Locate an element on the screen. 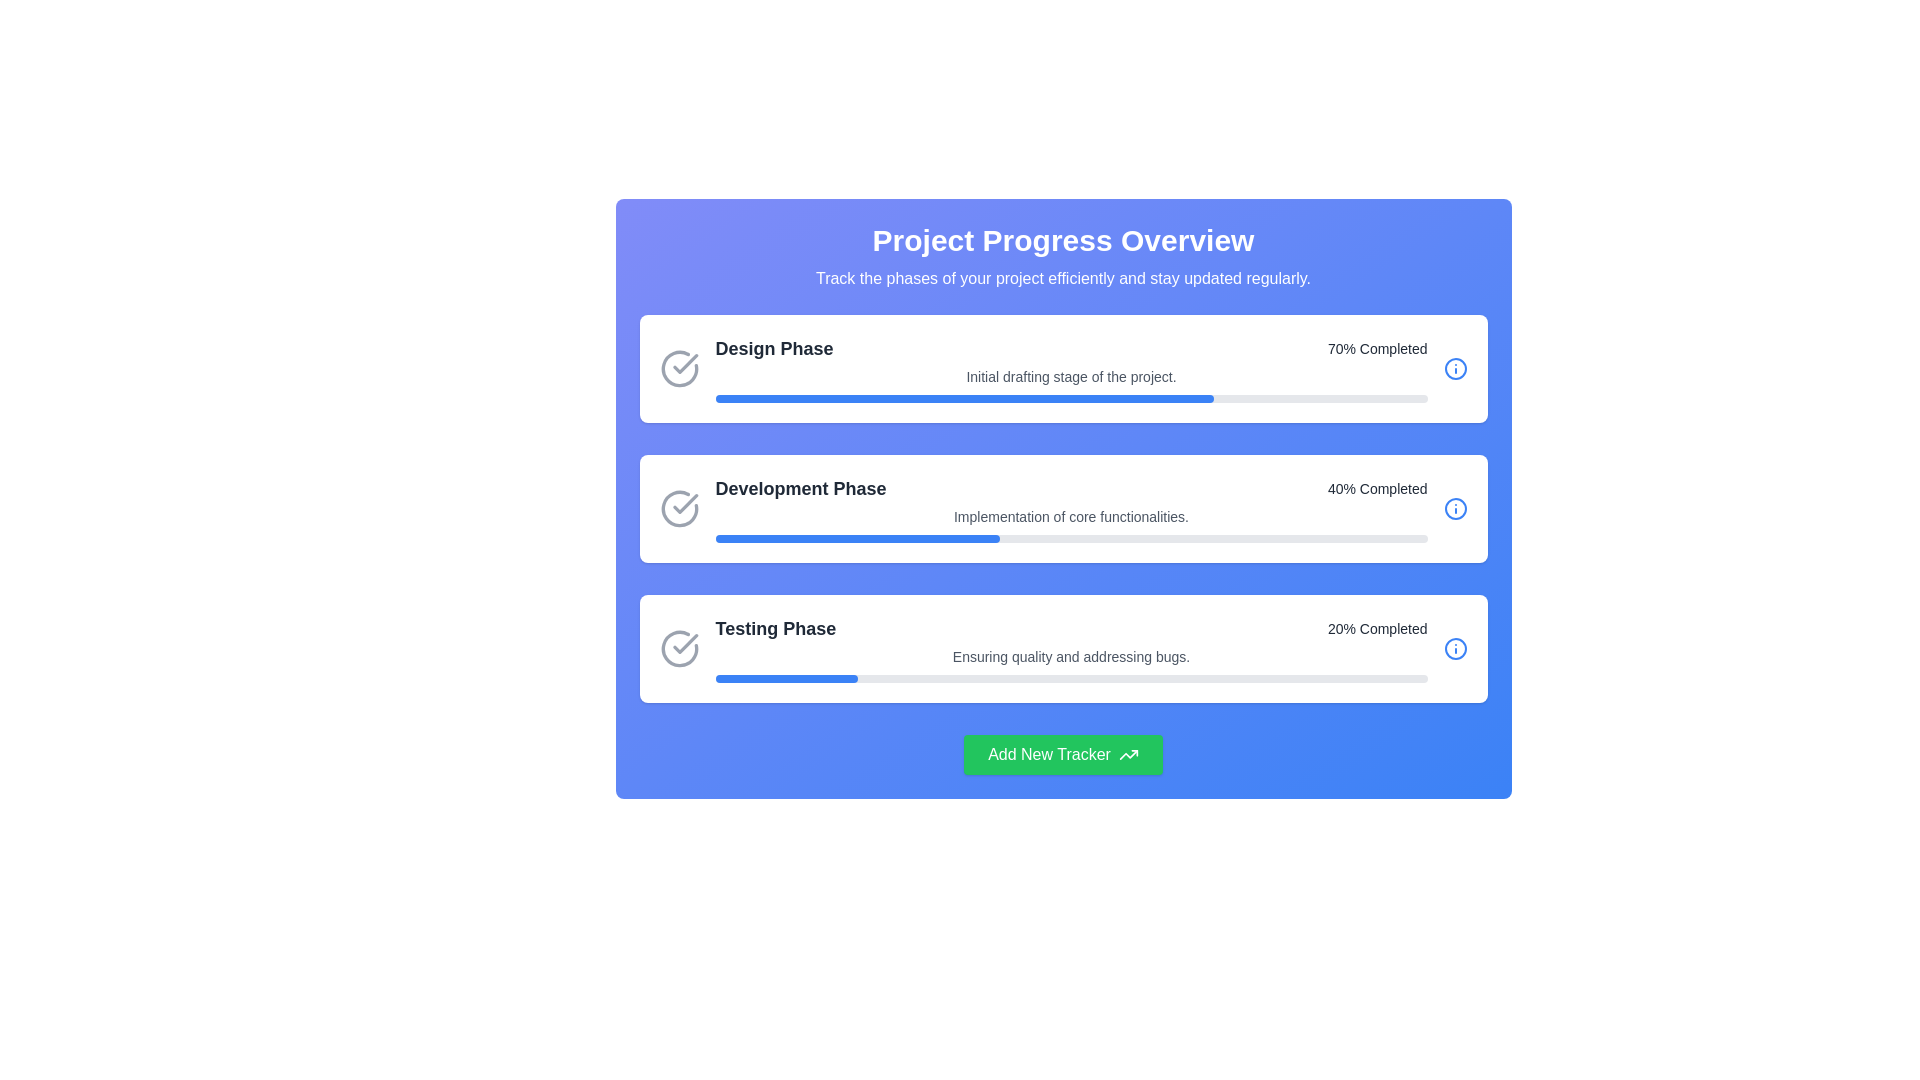  the informational/help icon located on the right side of the 'Testing Phase' block, aligned with the '20% Completed' text is located at coordinates (1455, 648).